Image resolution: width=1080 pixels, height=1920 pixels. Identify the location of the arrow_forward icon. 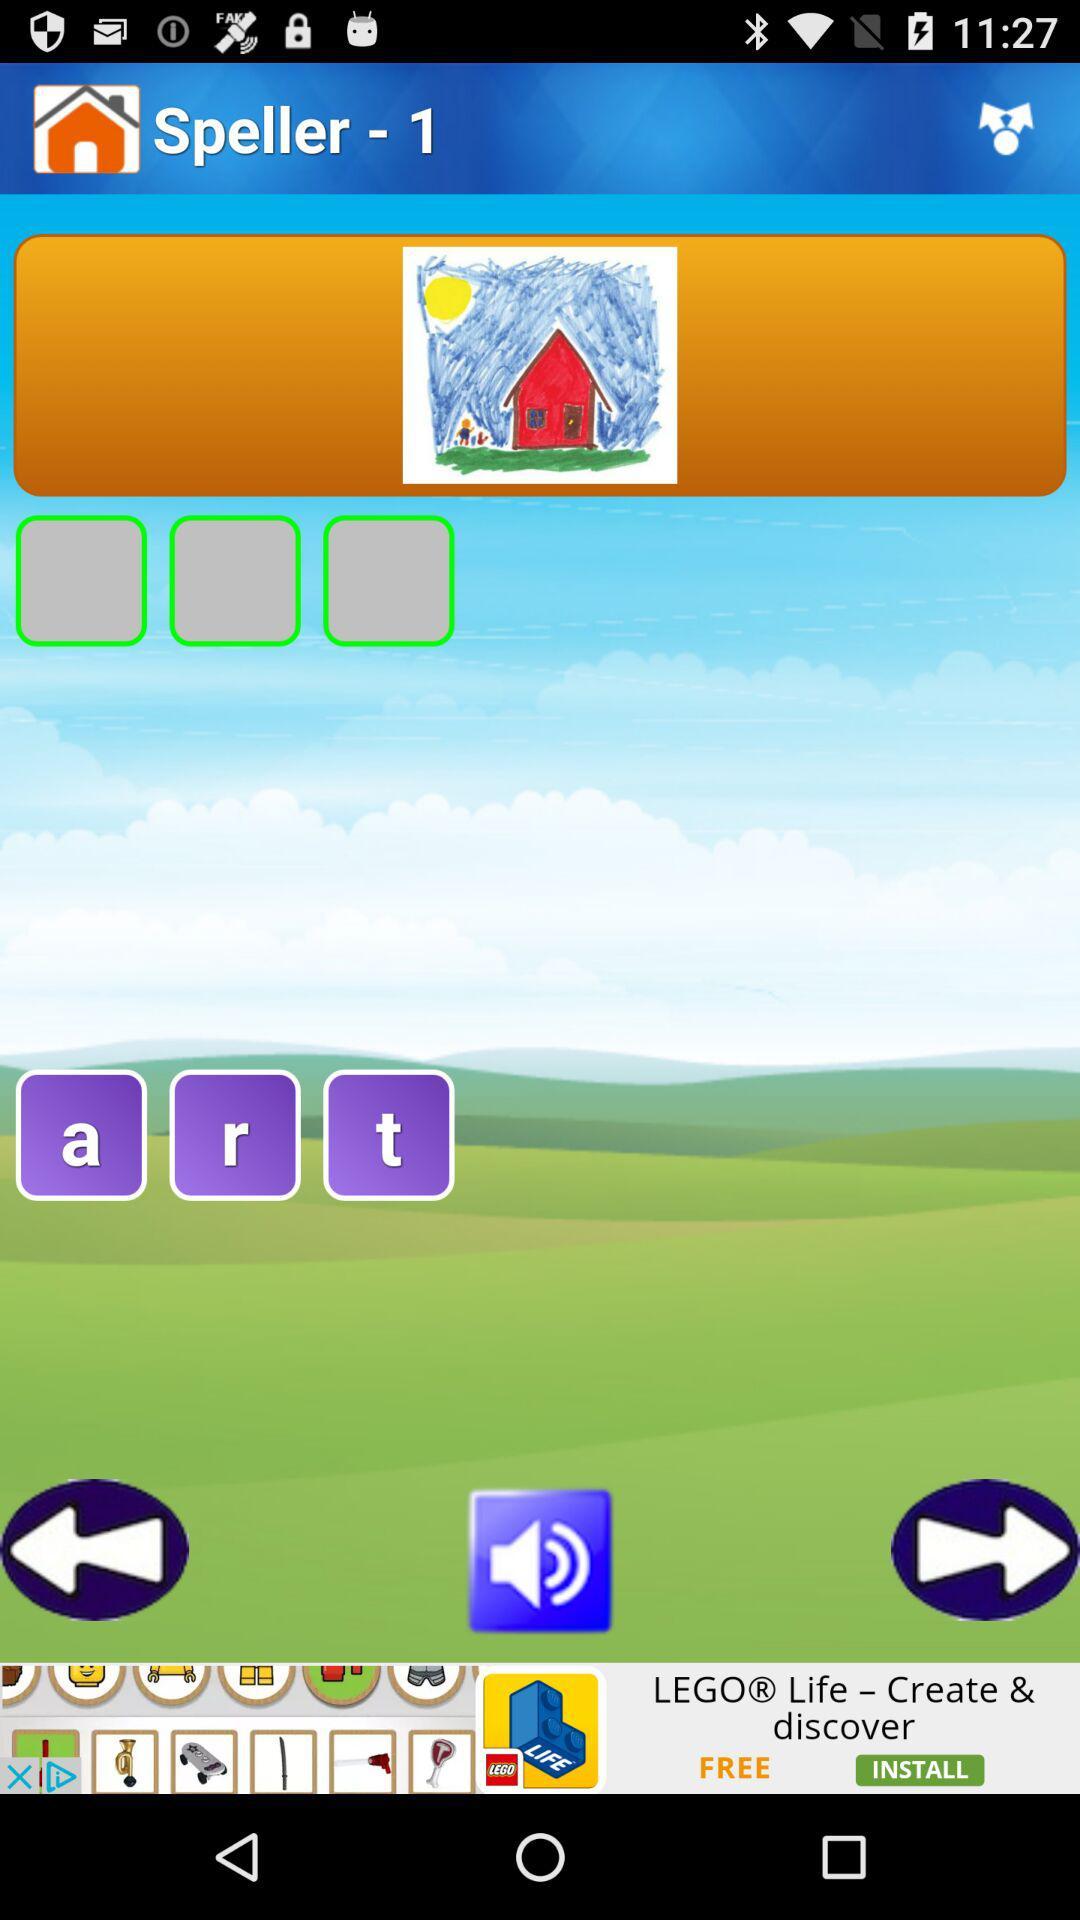
(984, 1658).